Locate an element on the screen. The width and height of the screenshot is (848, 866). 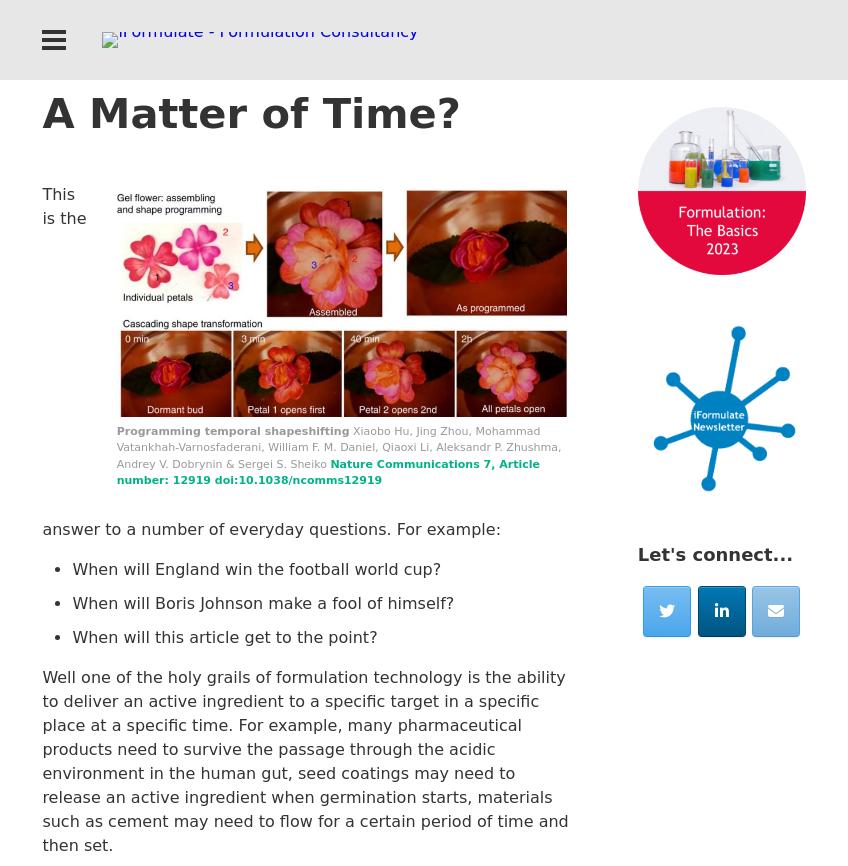
'Let's connect...' is located at coordinates (715, 553).